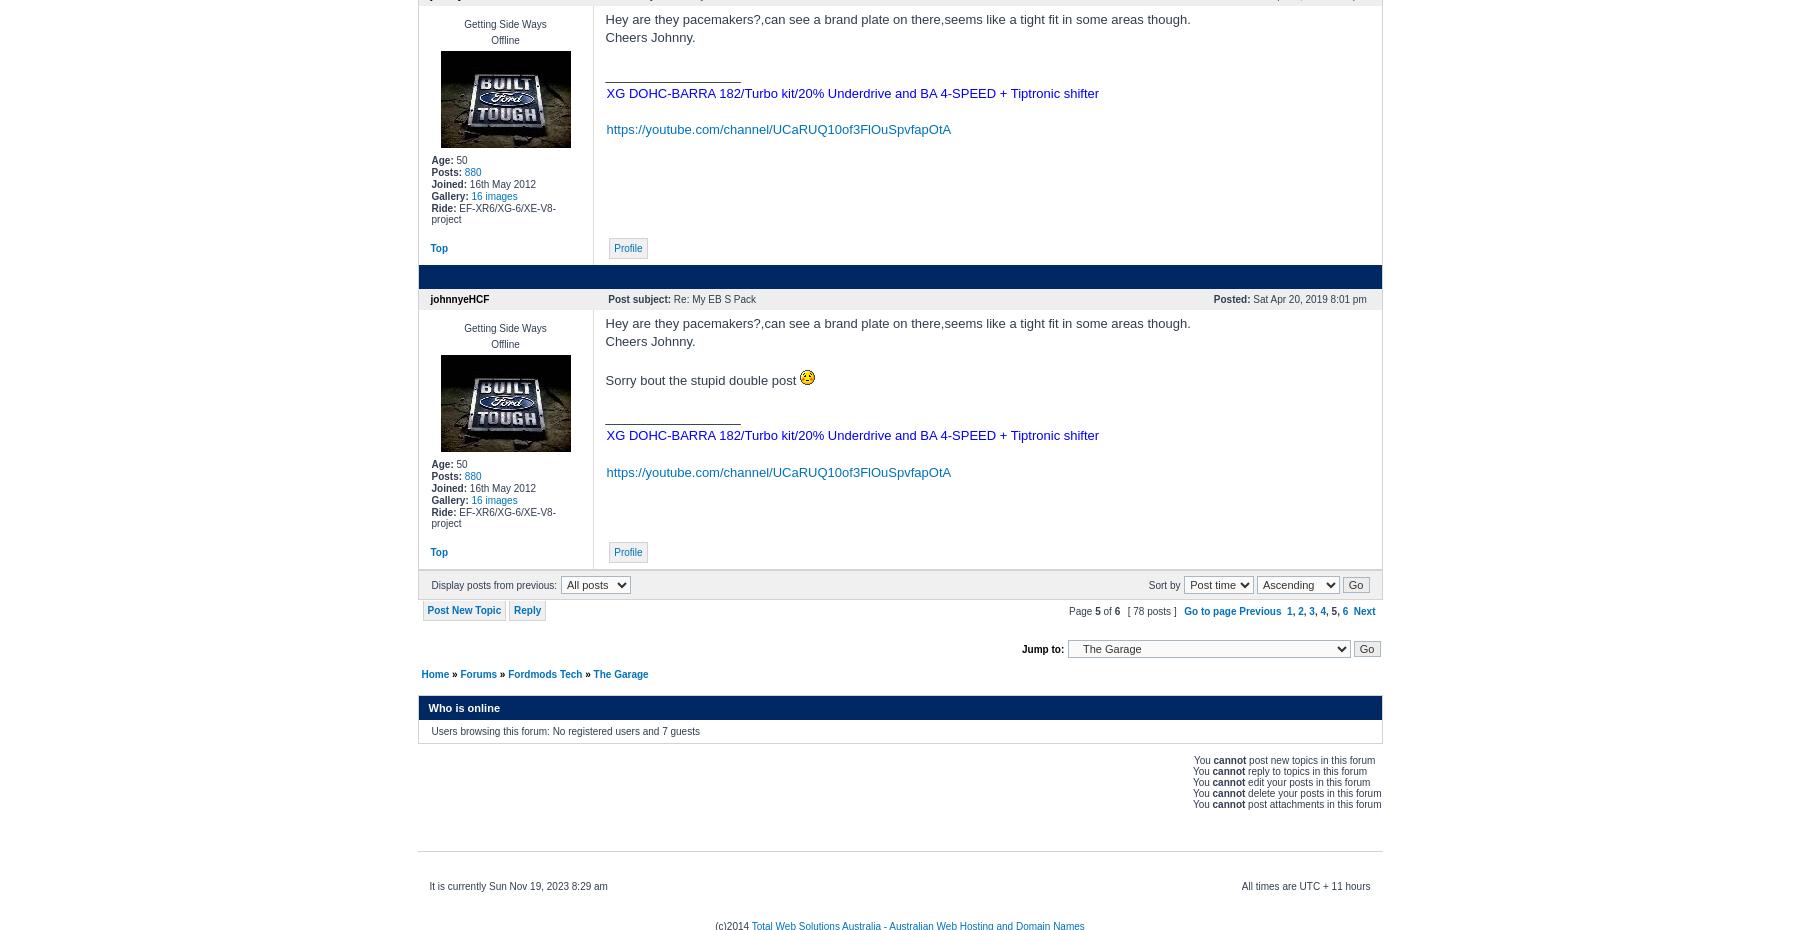 The image size is (1800, 930). I want to click on 'Previous', so click(1260, 611).